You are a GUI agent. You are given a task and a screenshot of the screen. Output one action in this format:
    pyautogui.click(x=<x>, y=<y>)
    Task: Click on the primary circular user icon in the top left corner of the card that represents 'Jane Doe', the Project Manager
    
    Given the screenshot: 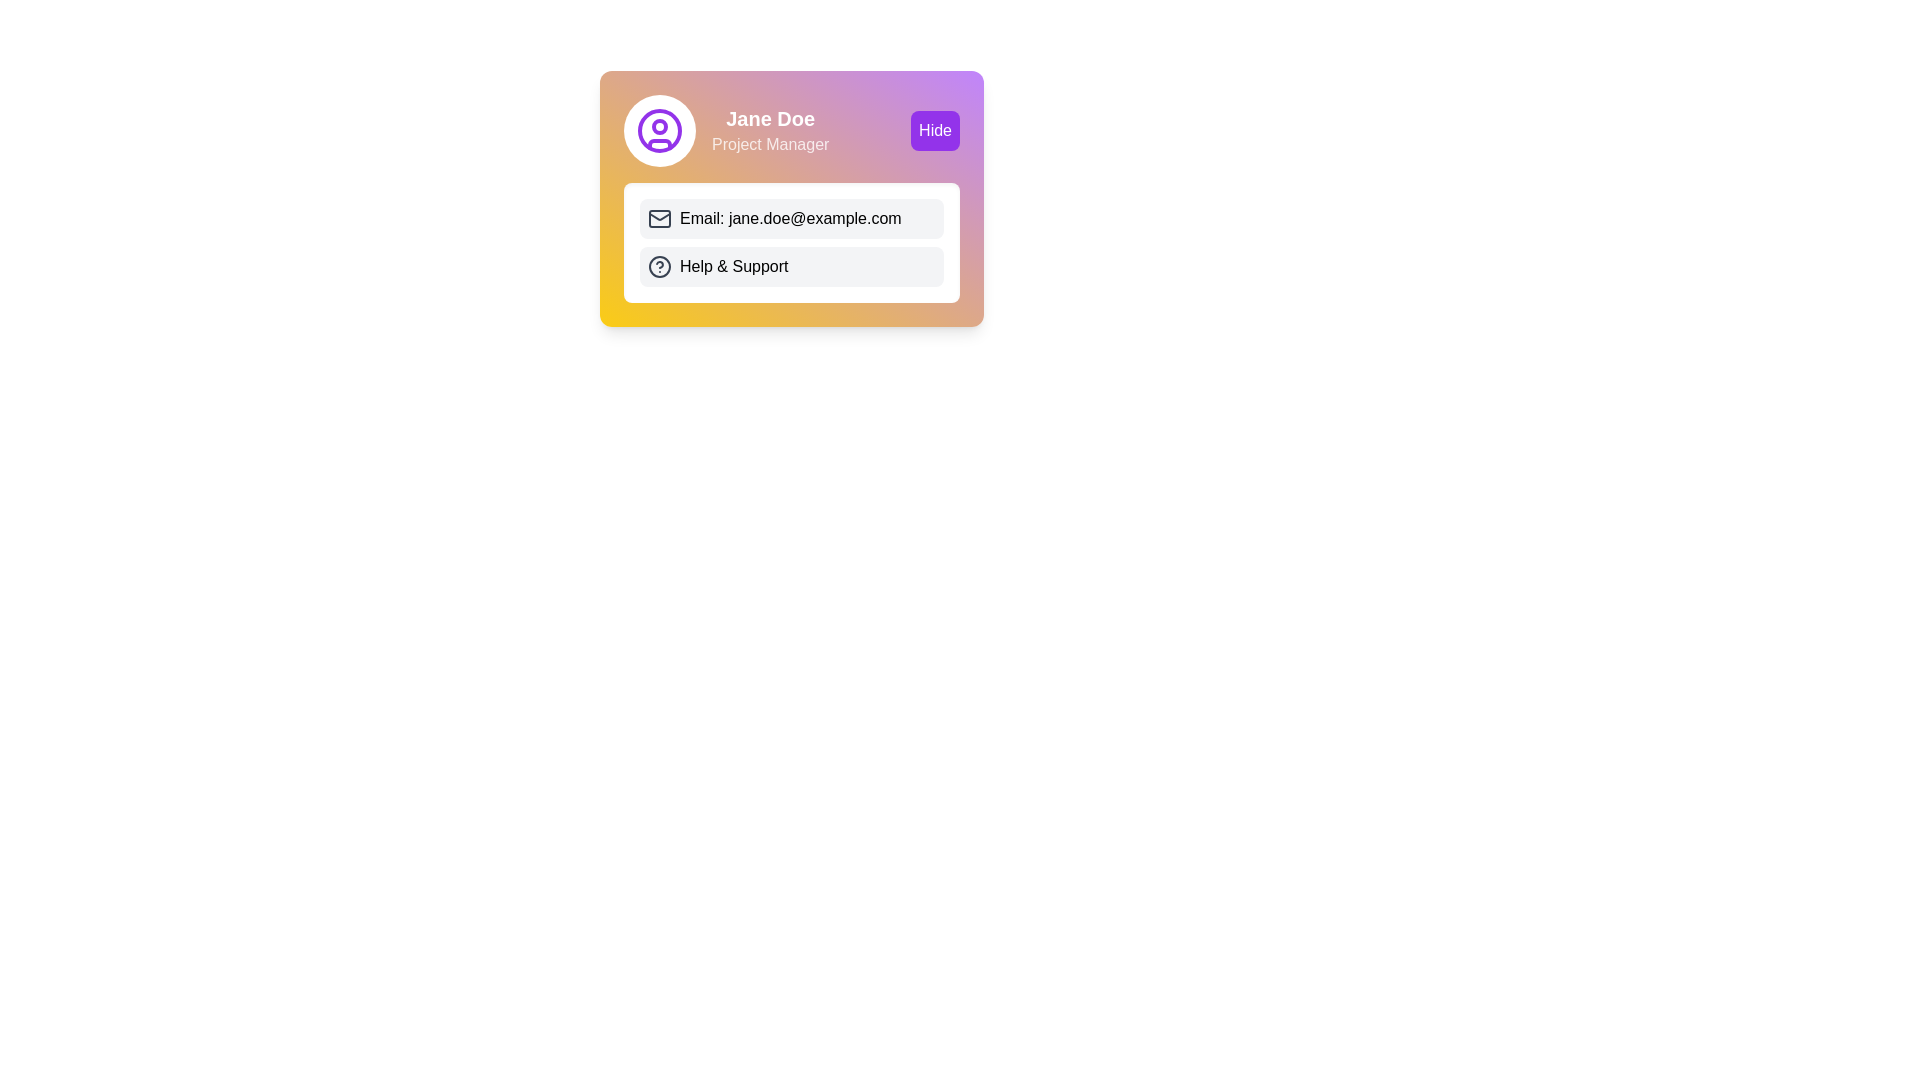 What is the action you would take?
    pyautogui.click(x=660, y=131)
    